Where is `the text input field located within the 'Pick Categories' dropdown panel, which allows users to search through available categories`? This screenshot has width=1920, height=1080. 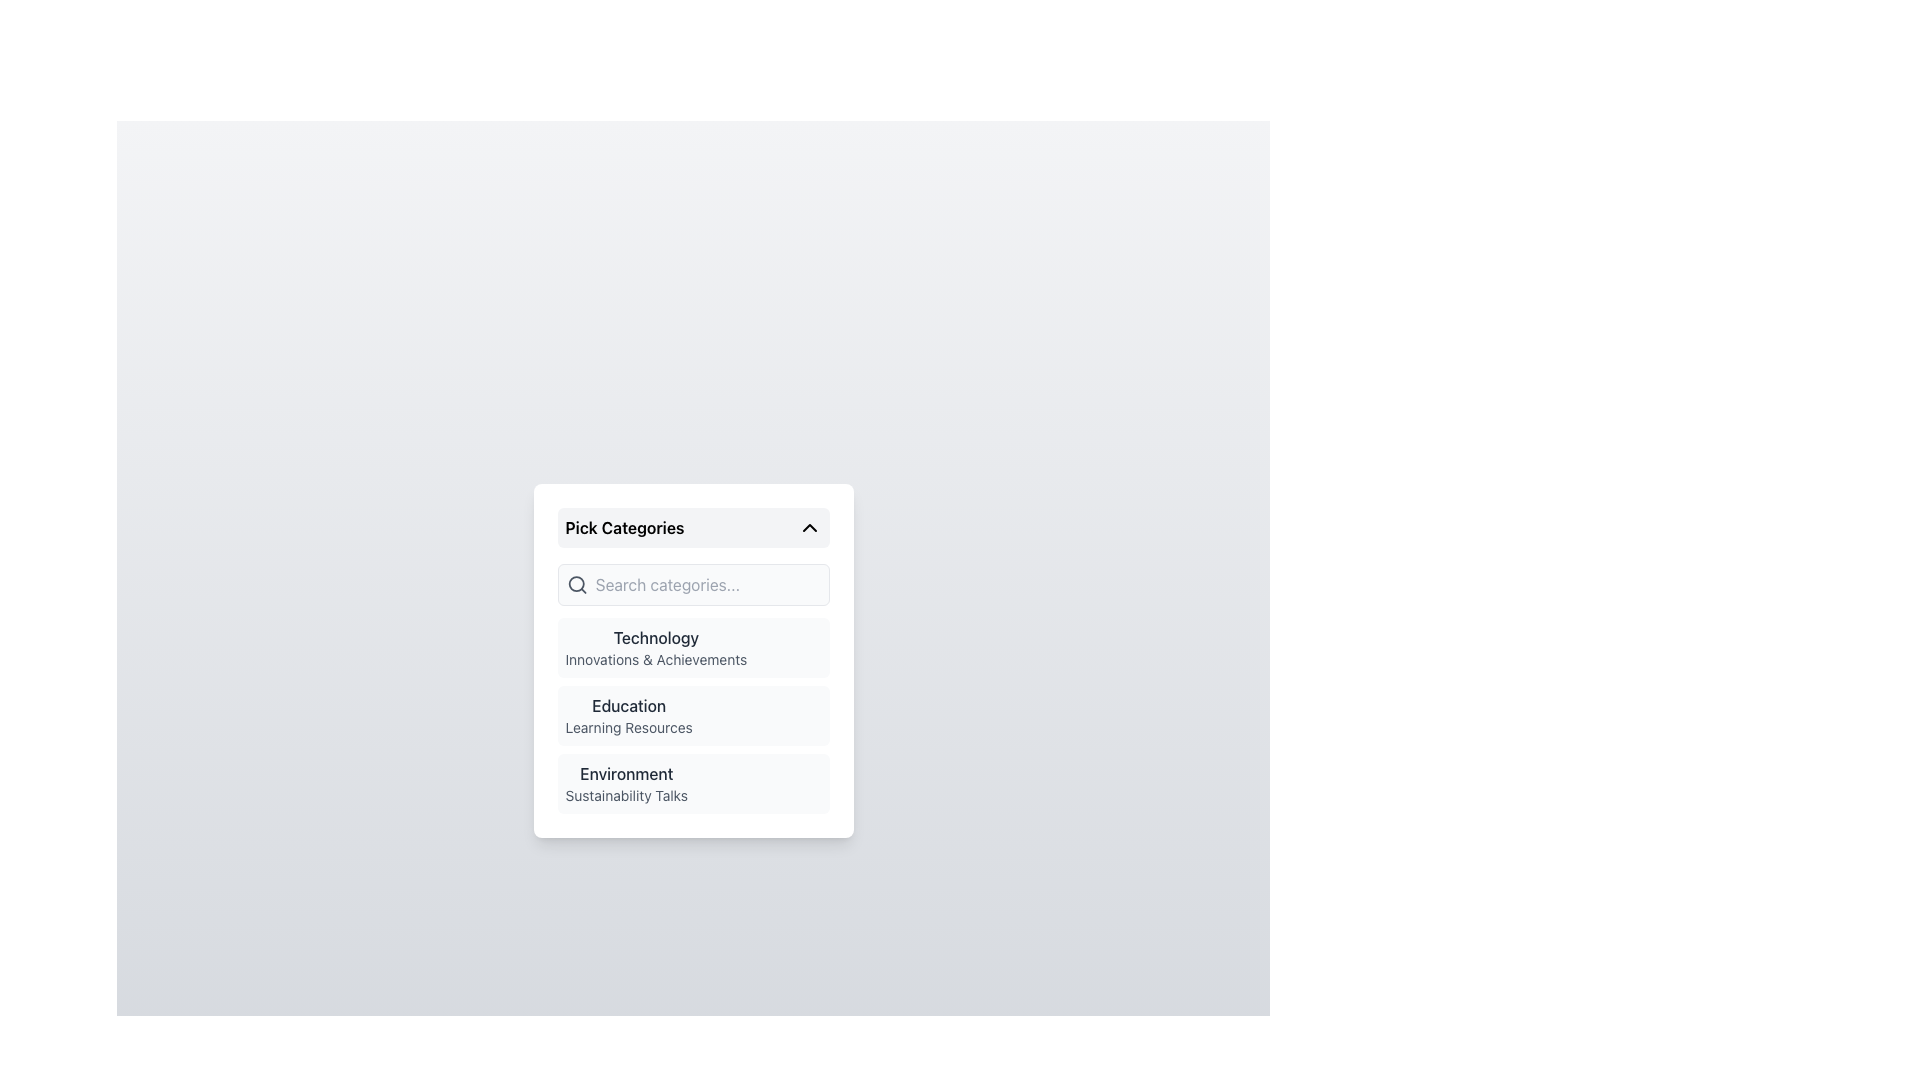 the text input field located within the 'Pick Categories' dropdown panel, which allows users to search through available categories is located at coordinates (693, 585).